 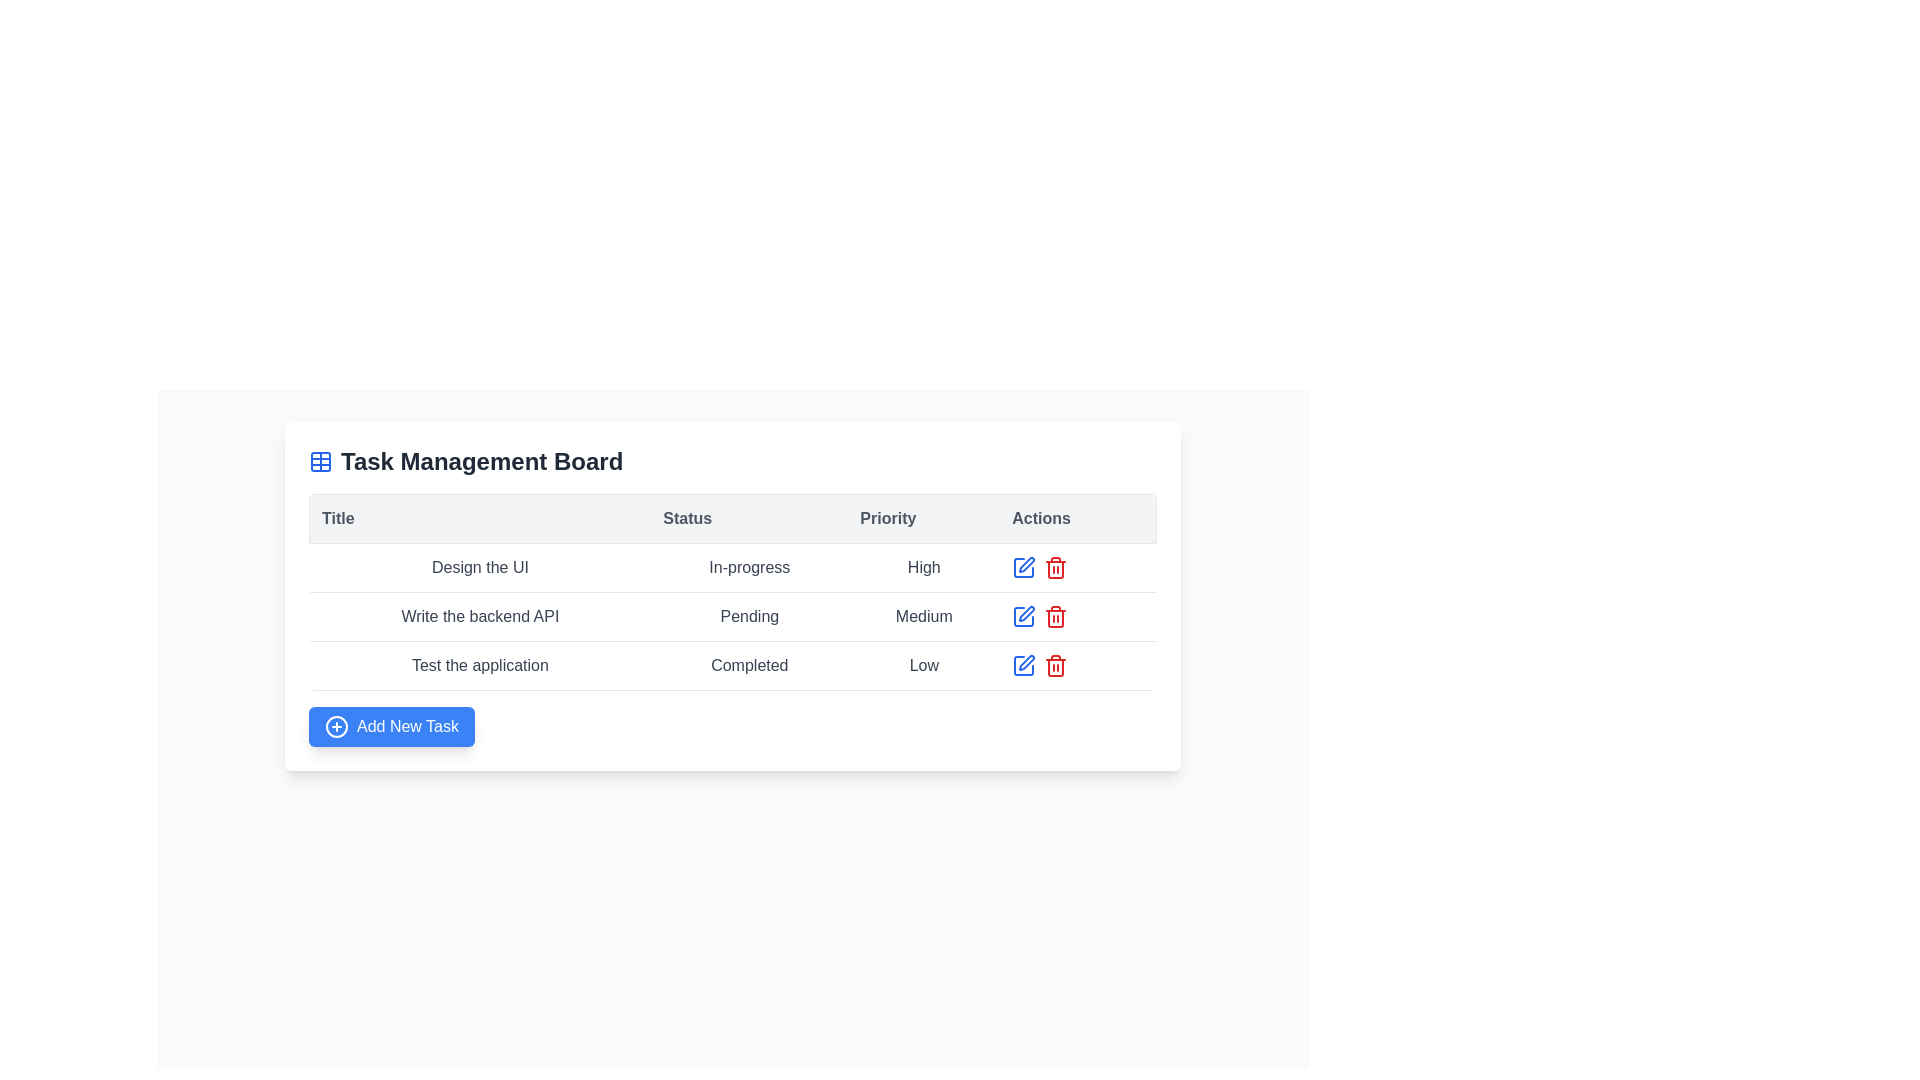 What do you see at coordinates (392, 726) in the screenshot?
I see `the 'Add New Task' button with a blue background and white text located at the bottom of the 'Task Management Board'` at bounding box center [392, 726].